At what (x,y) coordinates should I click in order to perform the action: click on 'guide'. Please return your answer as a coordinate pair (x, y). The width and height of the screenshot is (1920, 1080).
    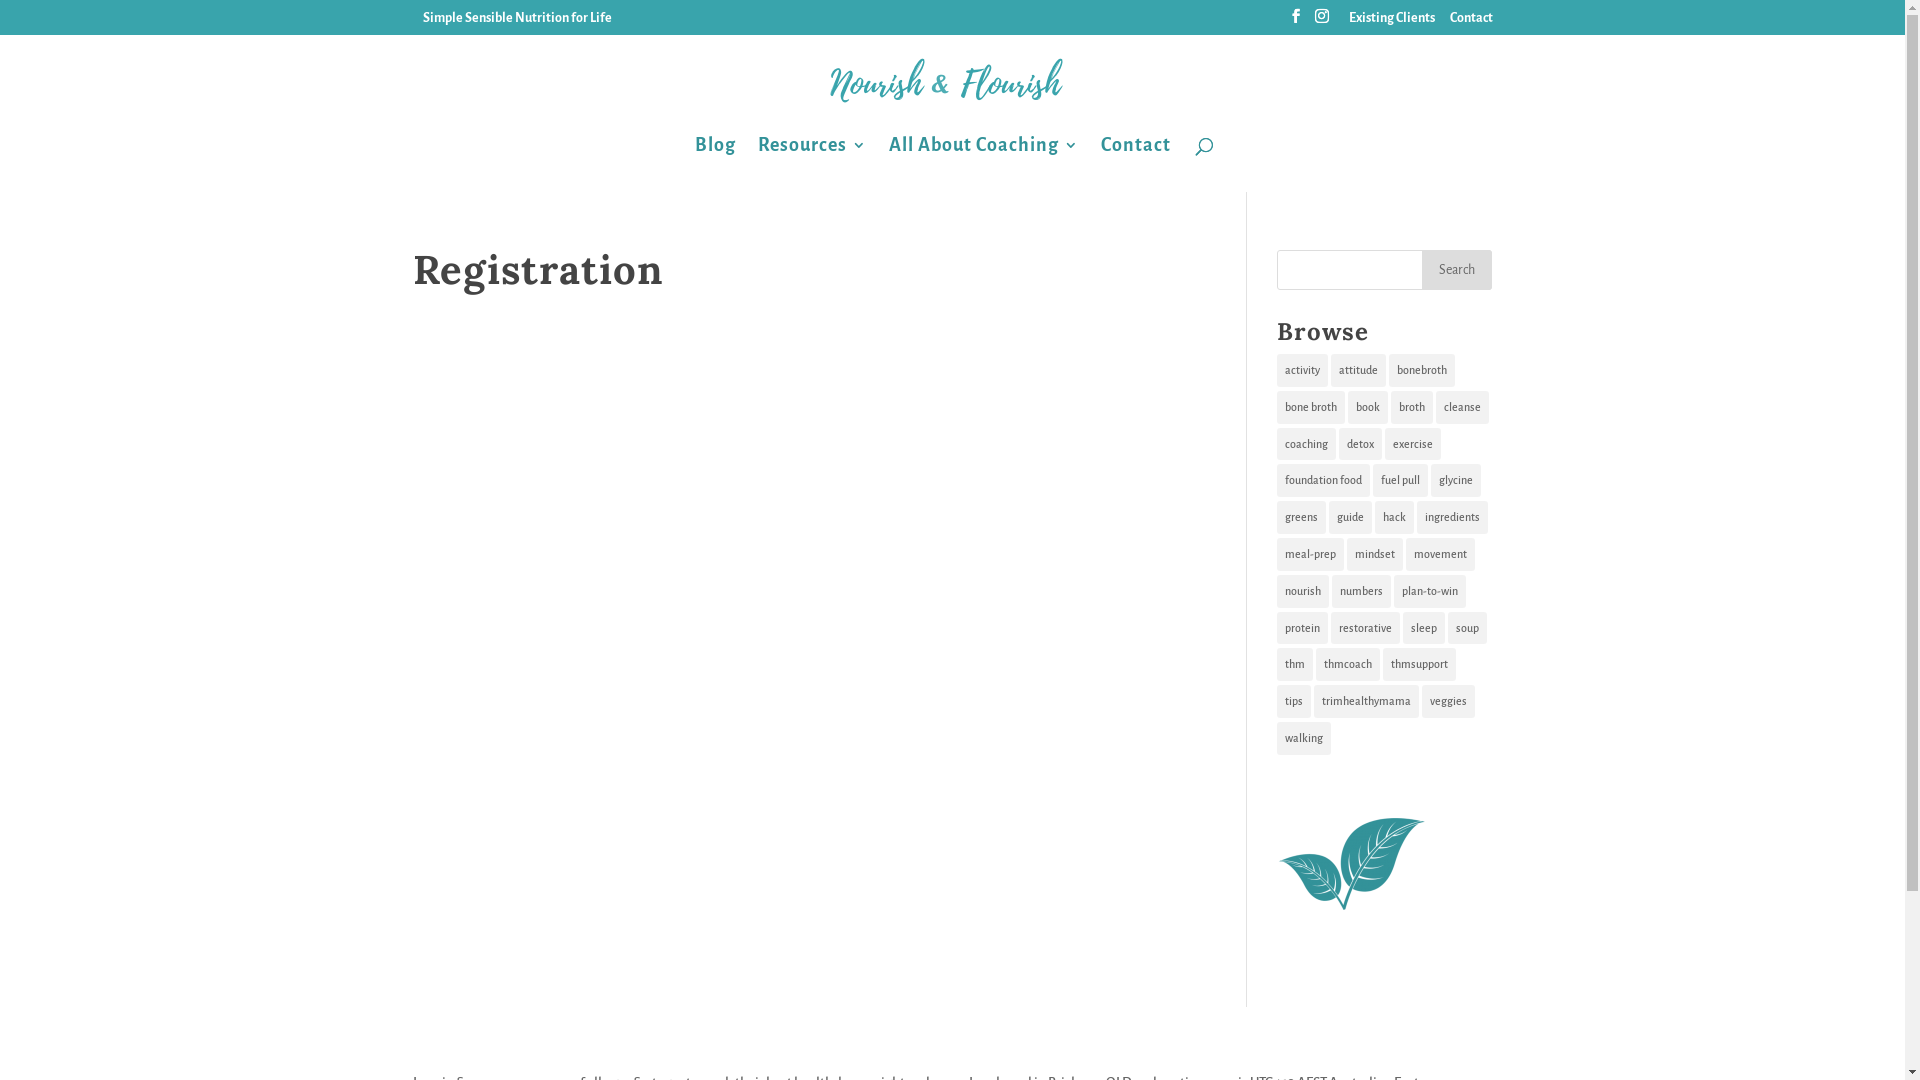
    Looking at the image, I should click on (1329, 516).